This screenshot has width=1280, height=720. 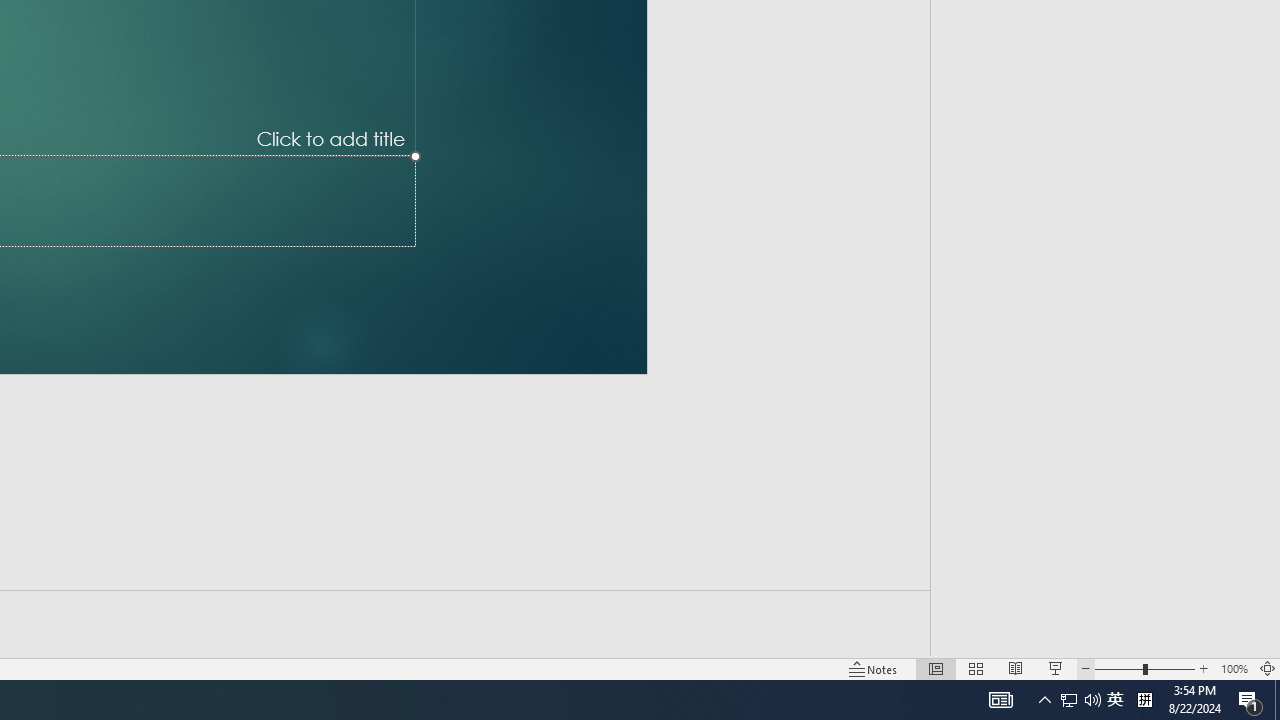 What do you see at coordinates (1144, 669) in the screenshot?
I see `'Zoom'` at bounding box center [1144, 669].